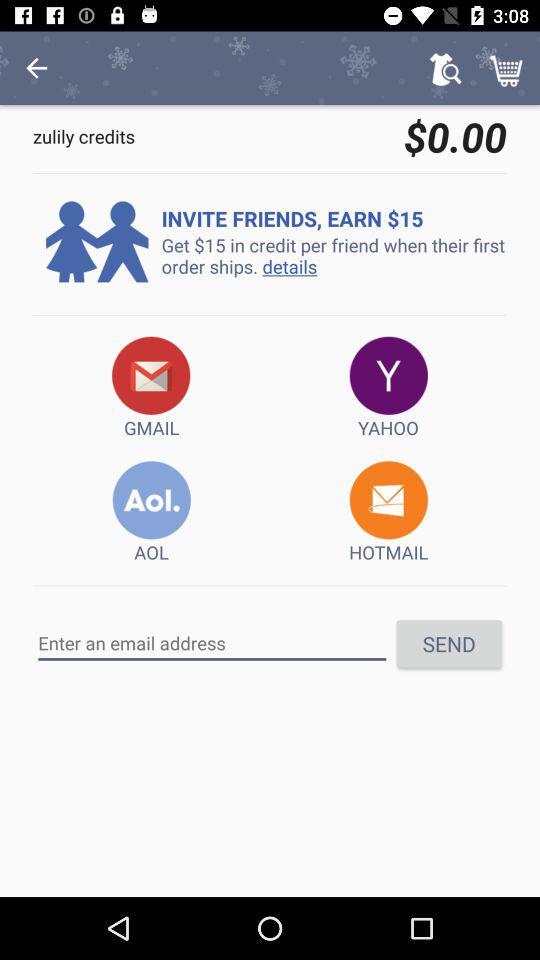 This screenshot has width=540, height=960. What do you see at coordinates (150, 387) in the screenshot?
I see `the icon to the left of yahoo icon` at bounding box center [150, 387].